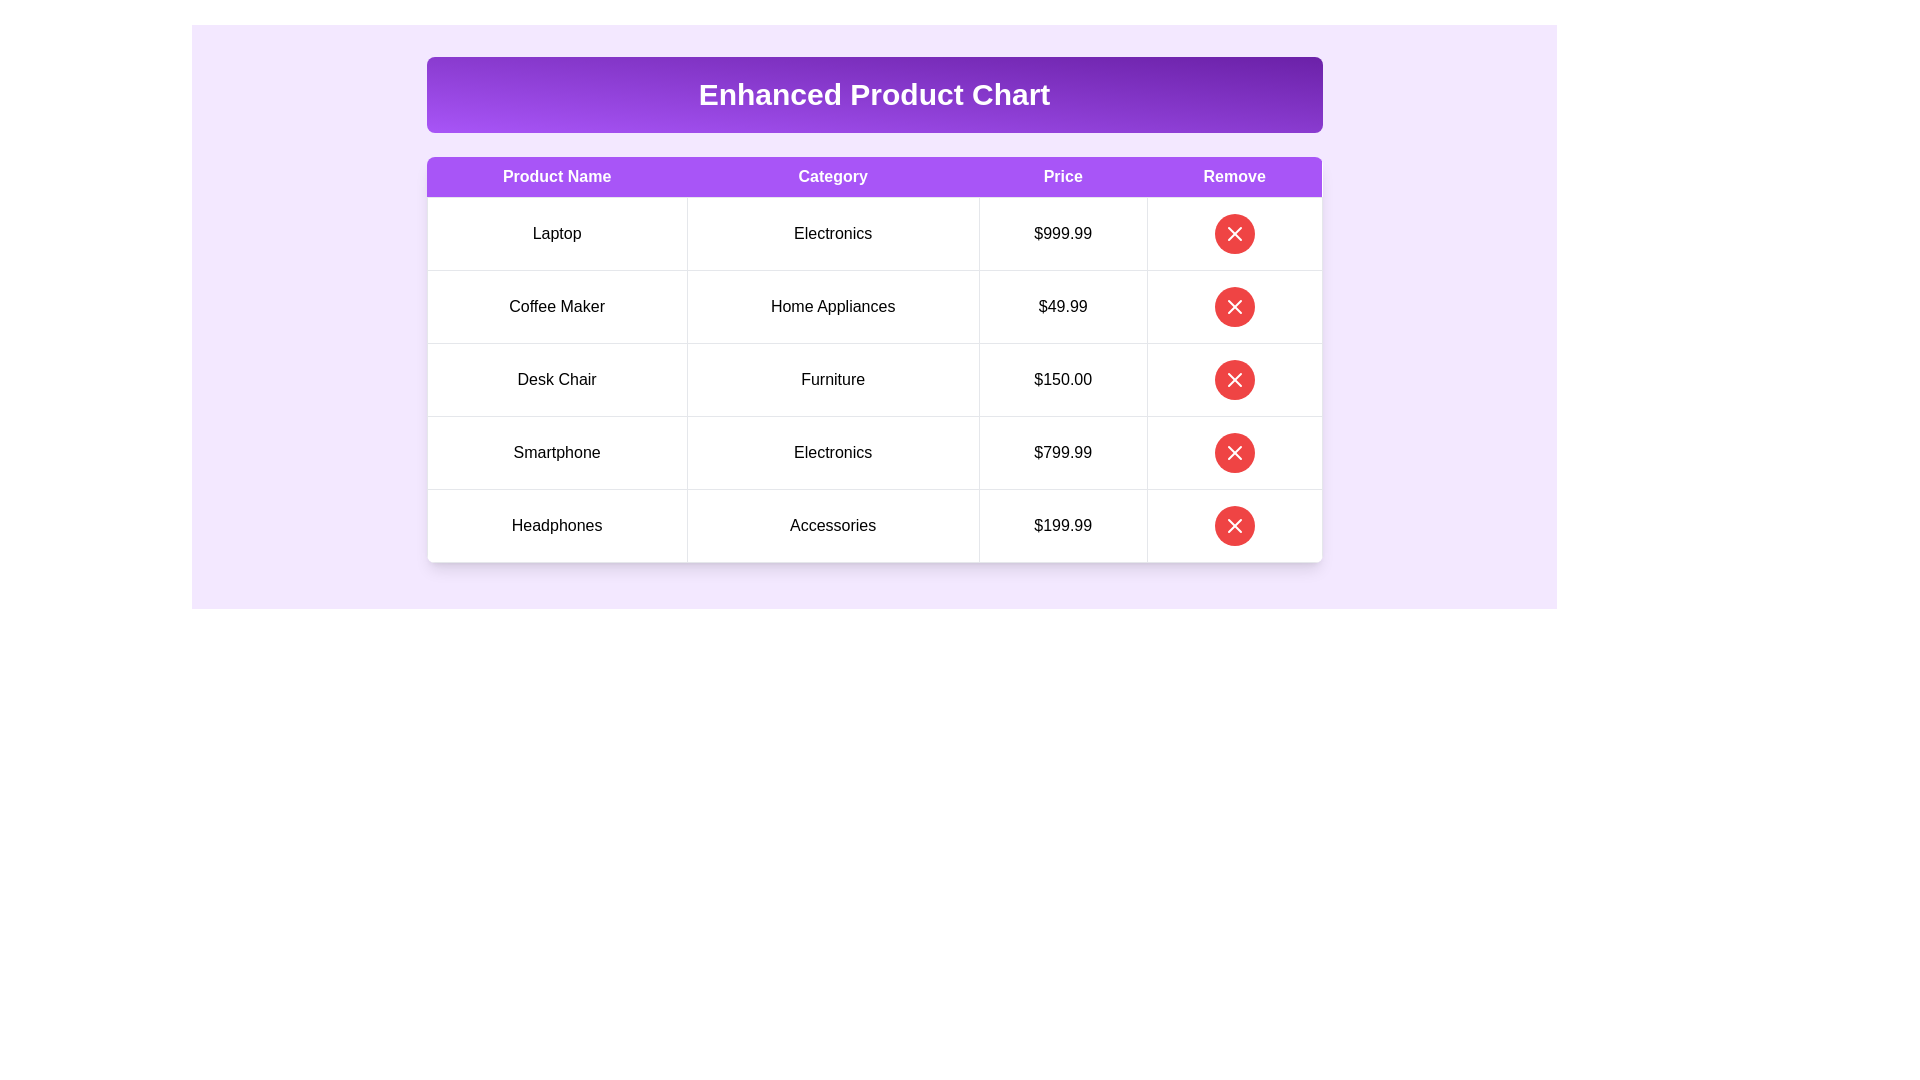  What do you see at coordinates (1233, 524) in the screenshot?
I see `the remove button in the last column of the fifth row of the table, which is aligned with the 'Headphones' product details, to observe visual feedback` at bounding box center [1233, 524].